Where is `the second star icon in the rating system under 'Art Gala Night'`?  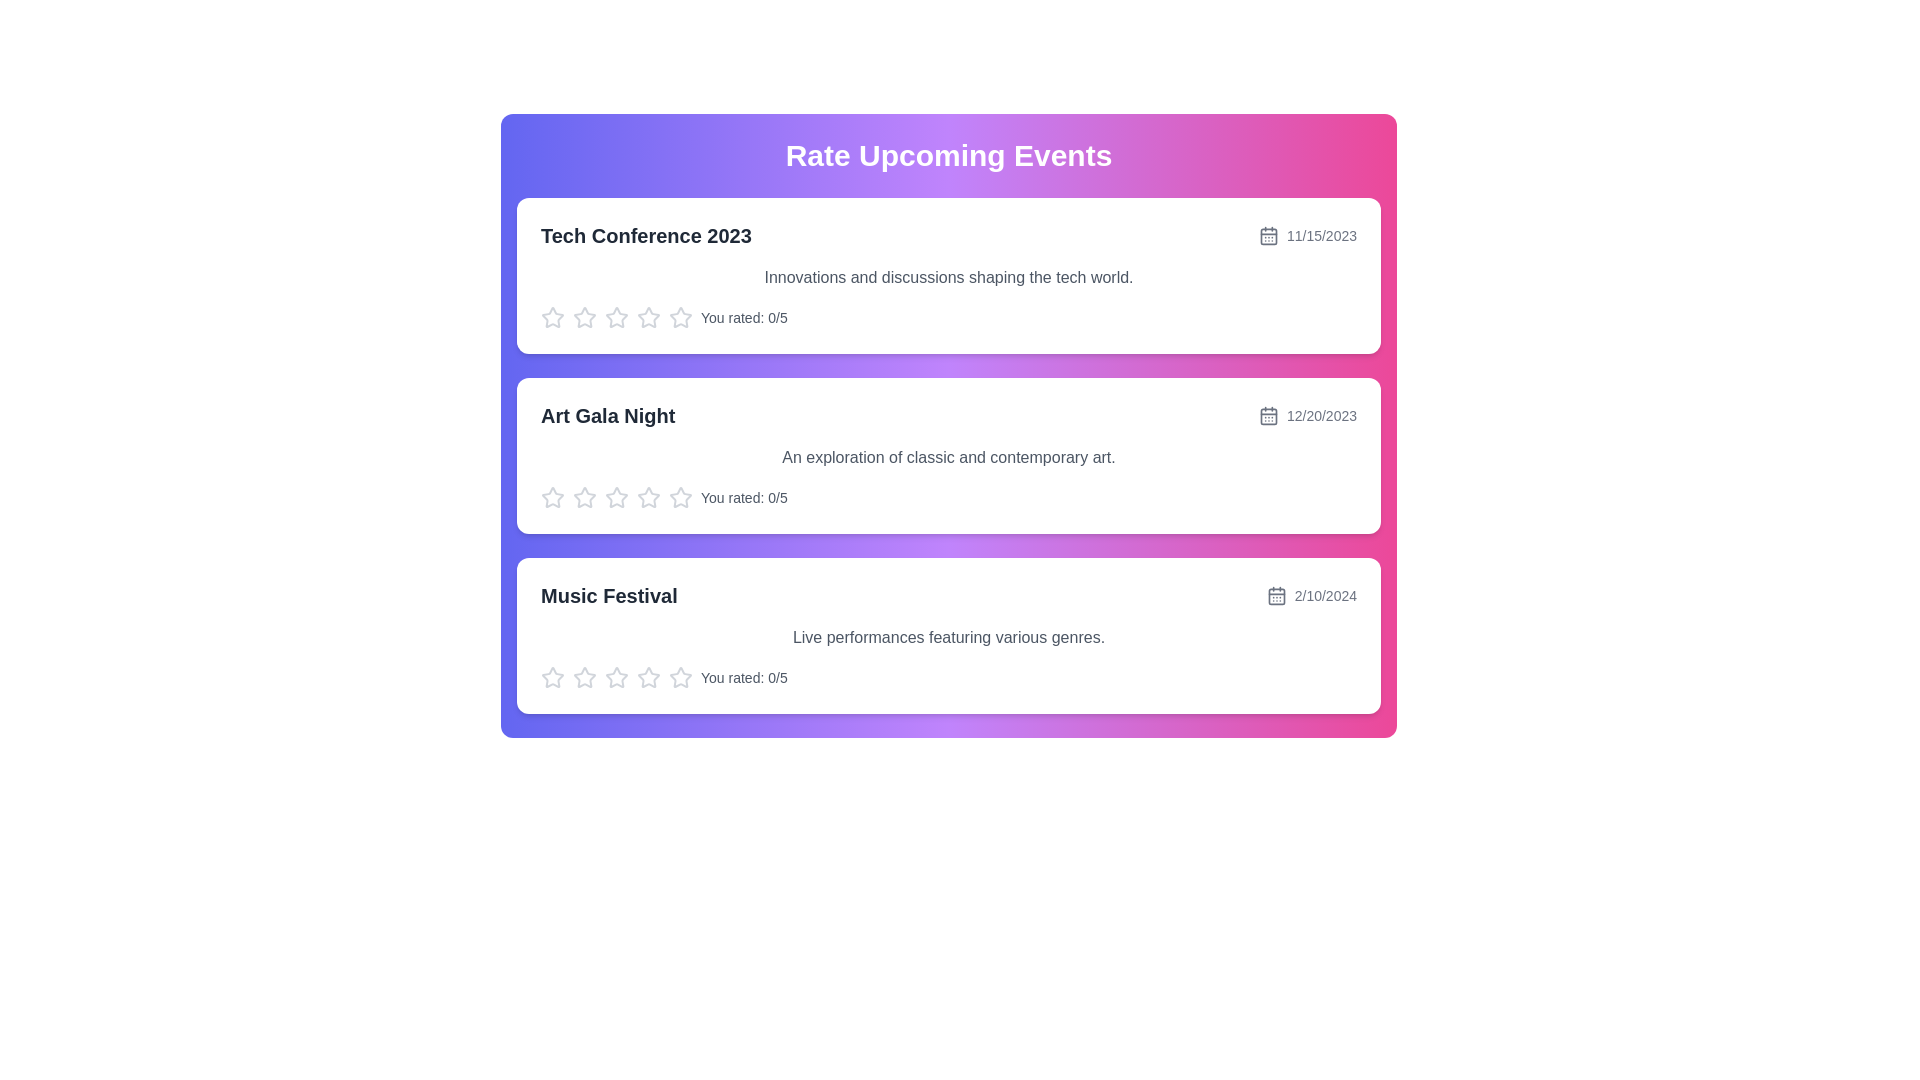
the second star icon in the rating system under 'Art Gala Night' is located at coordinates (648, 496).